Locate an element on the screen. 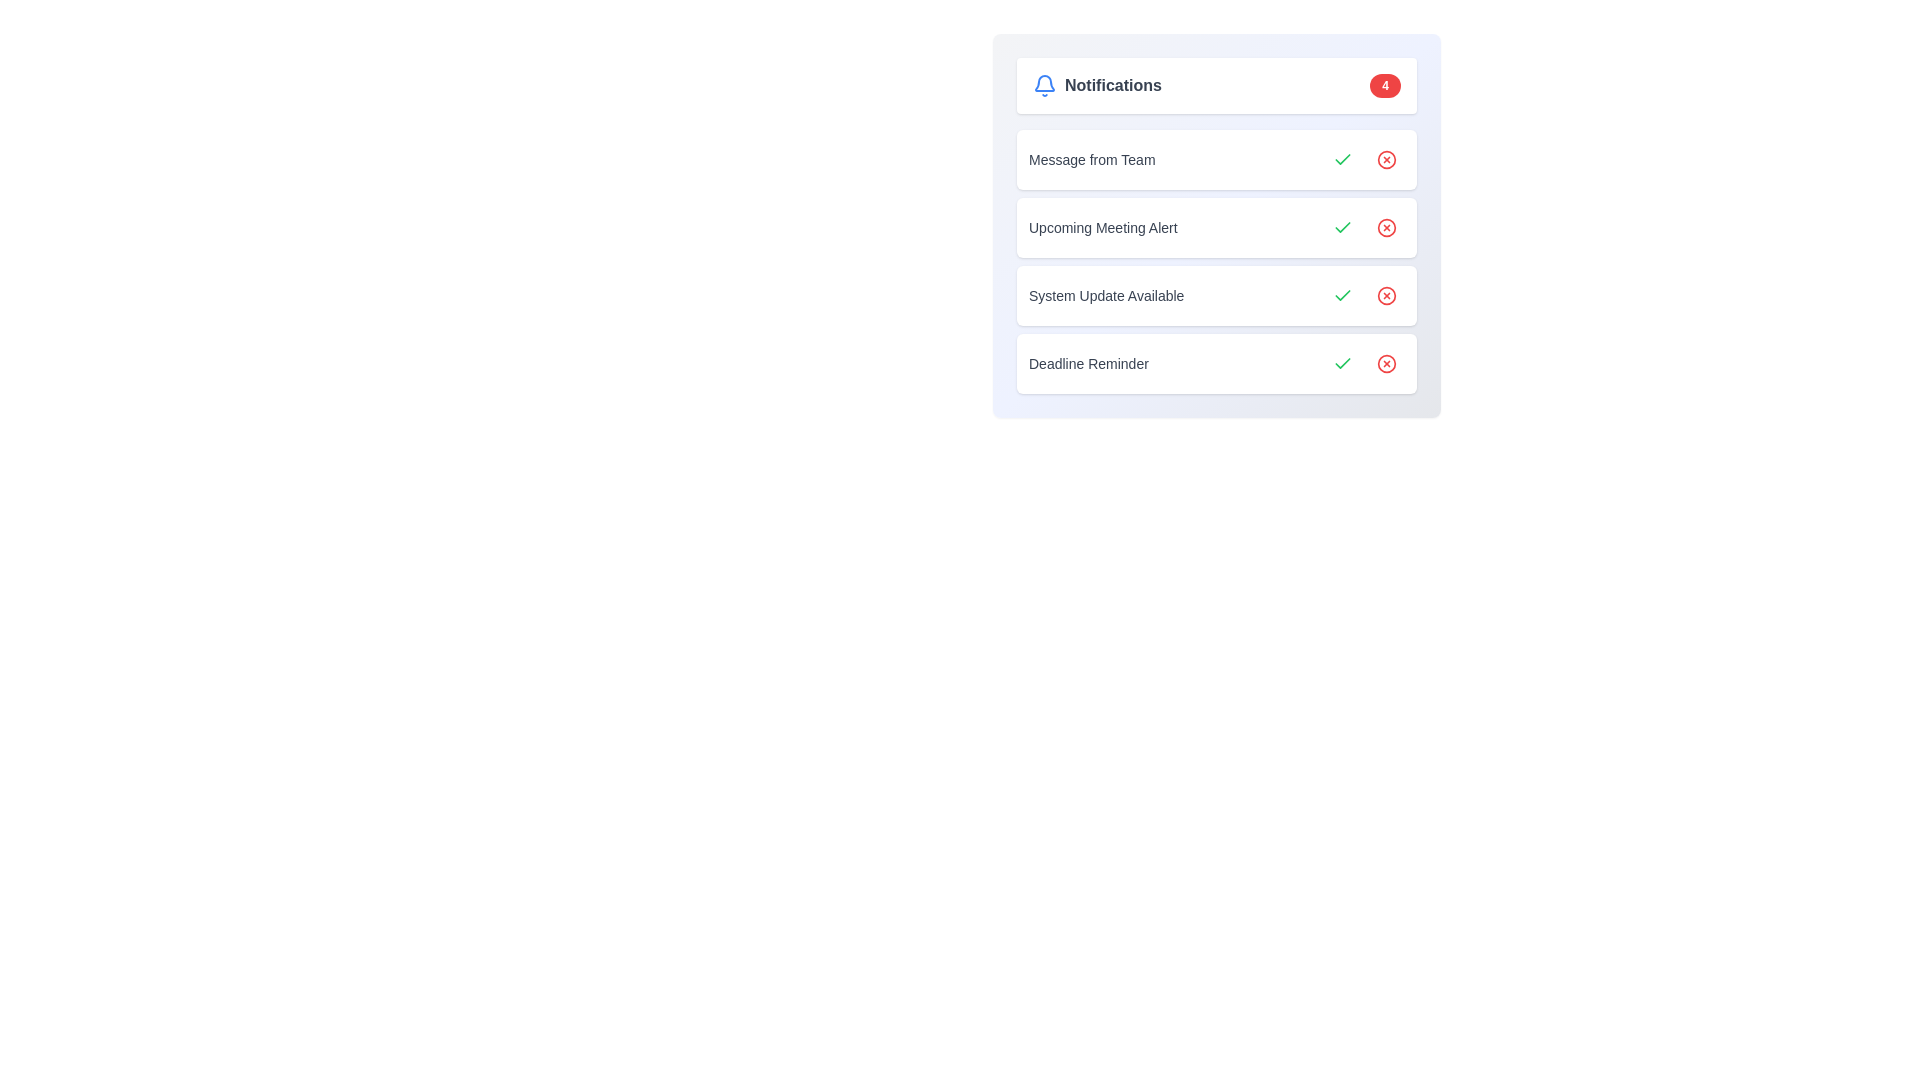 This screenshot has width=1920, height=1080. the circular button with a red cross icon located in the third row of the notification panel titled 'System Update Available', which is the second button from the right, to change its background color is located at coordinates (1386, 296).